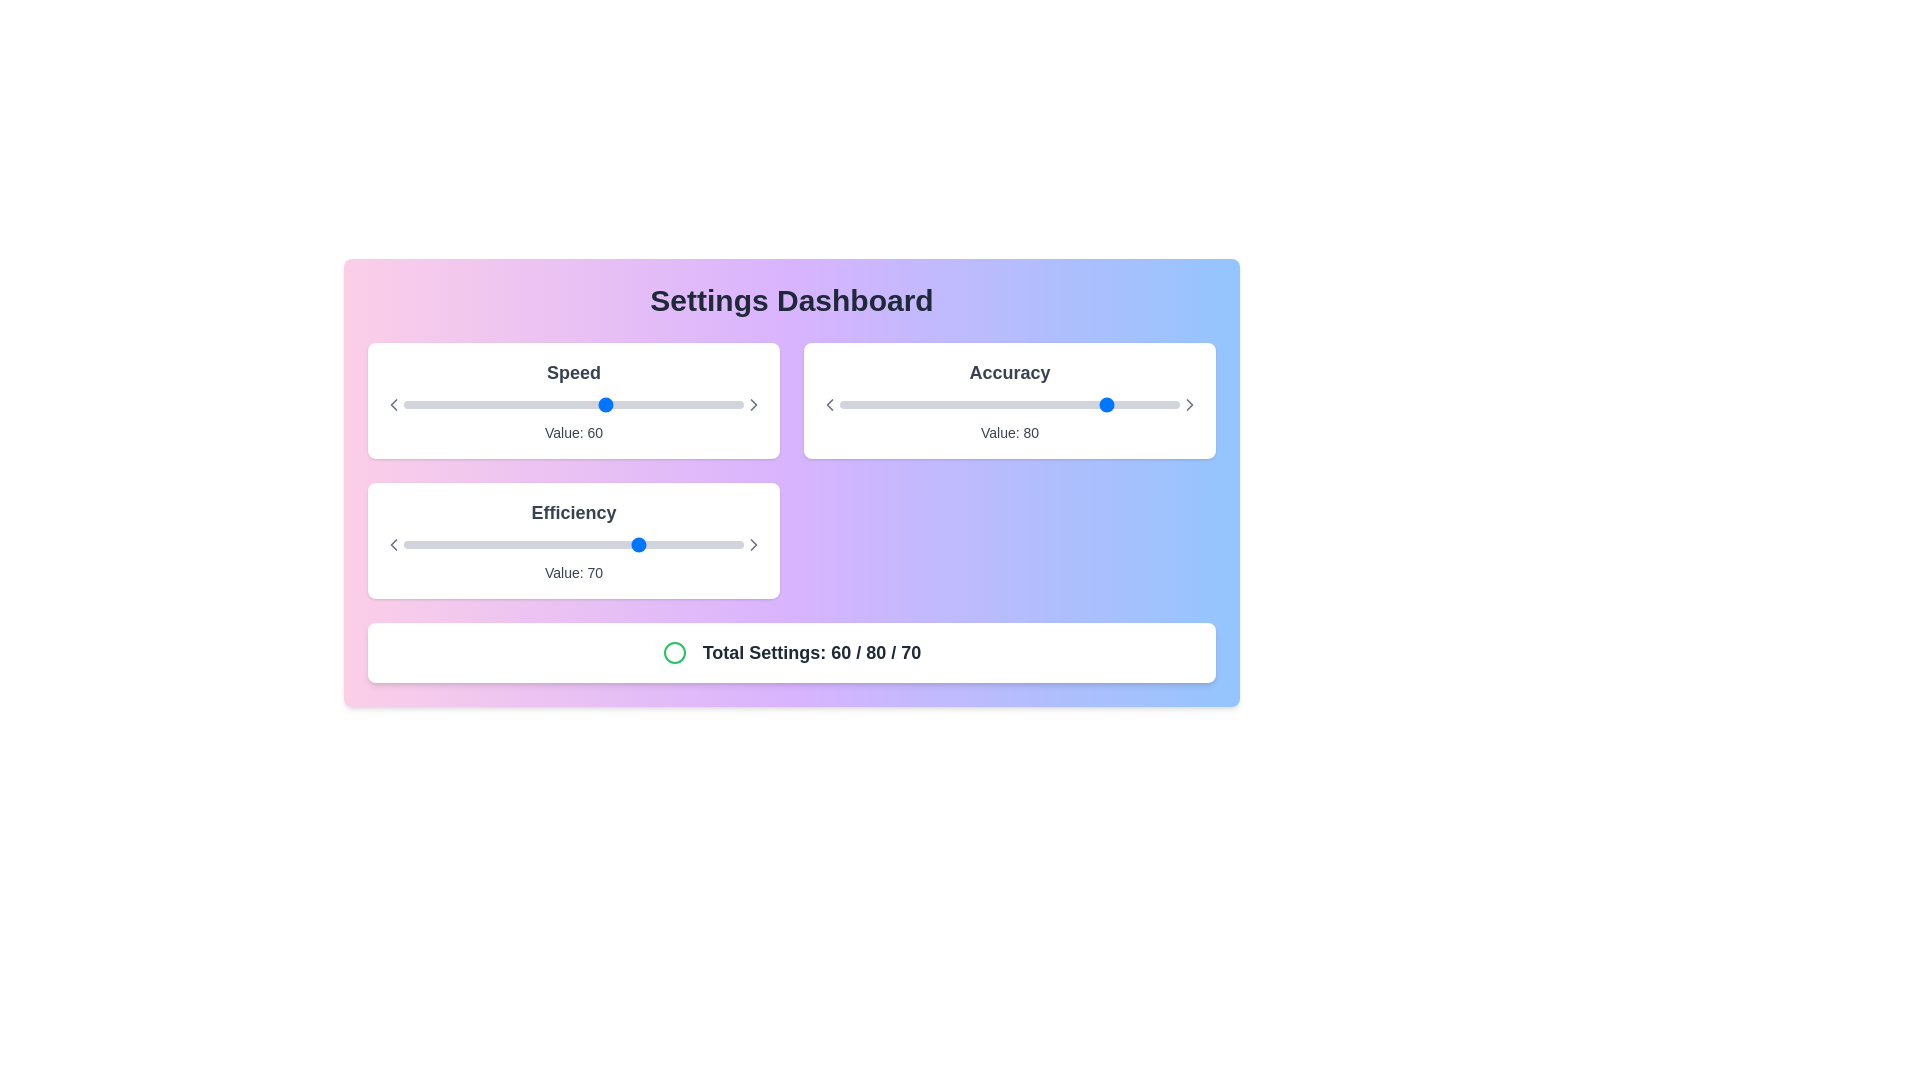  I want to click on accuracy slider, so click(1169, 405).